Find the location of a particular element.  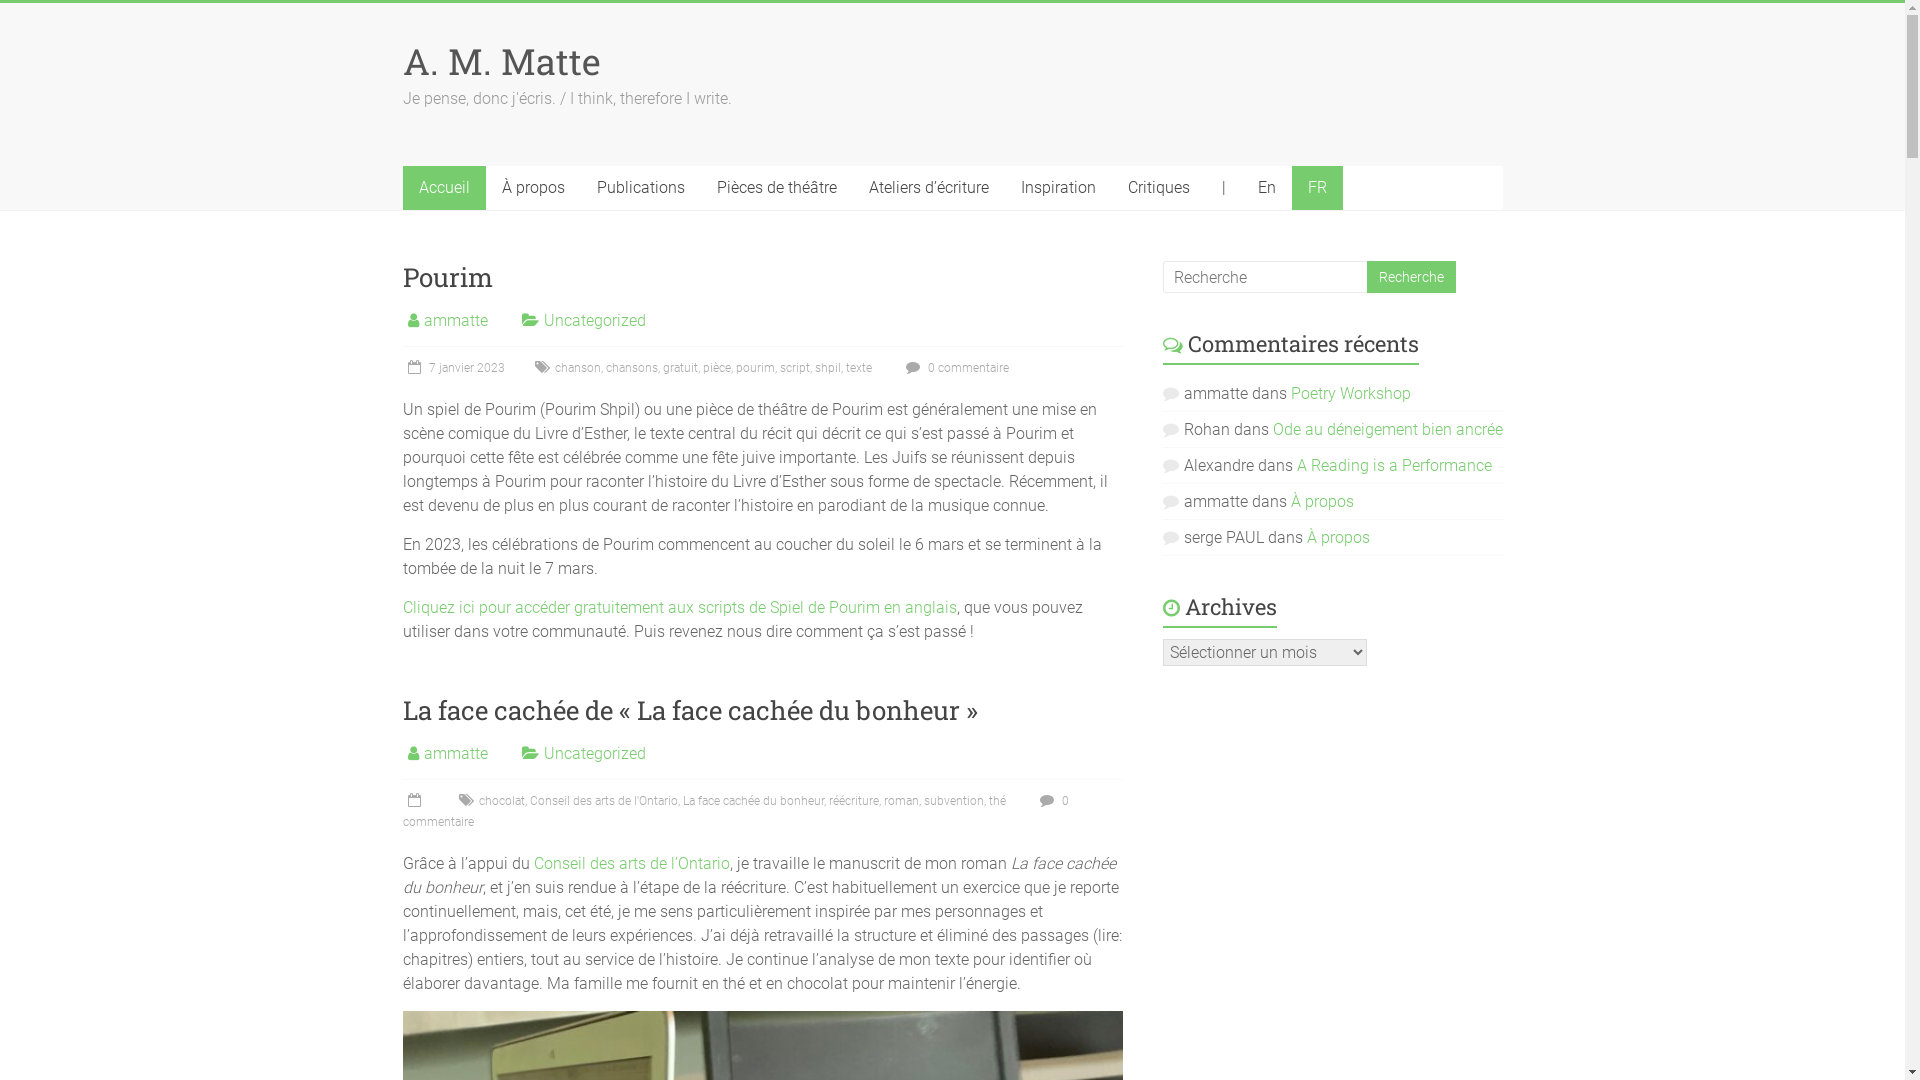

'shpil' is located at coordinates (826, 367).